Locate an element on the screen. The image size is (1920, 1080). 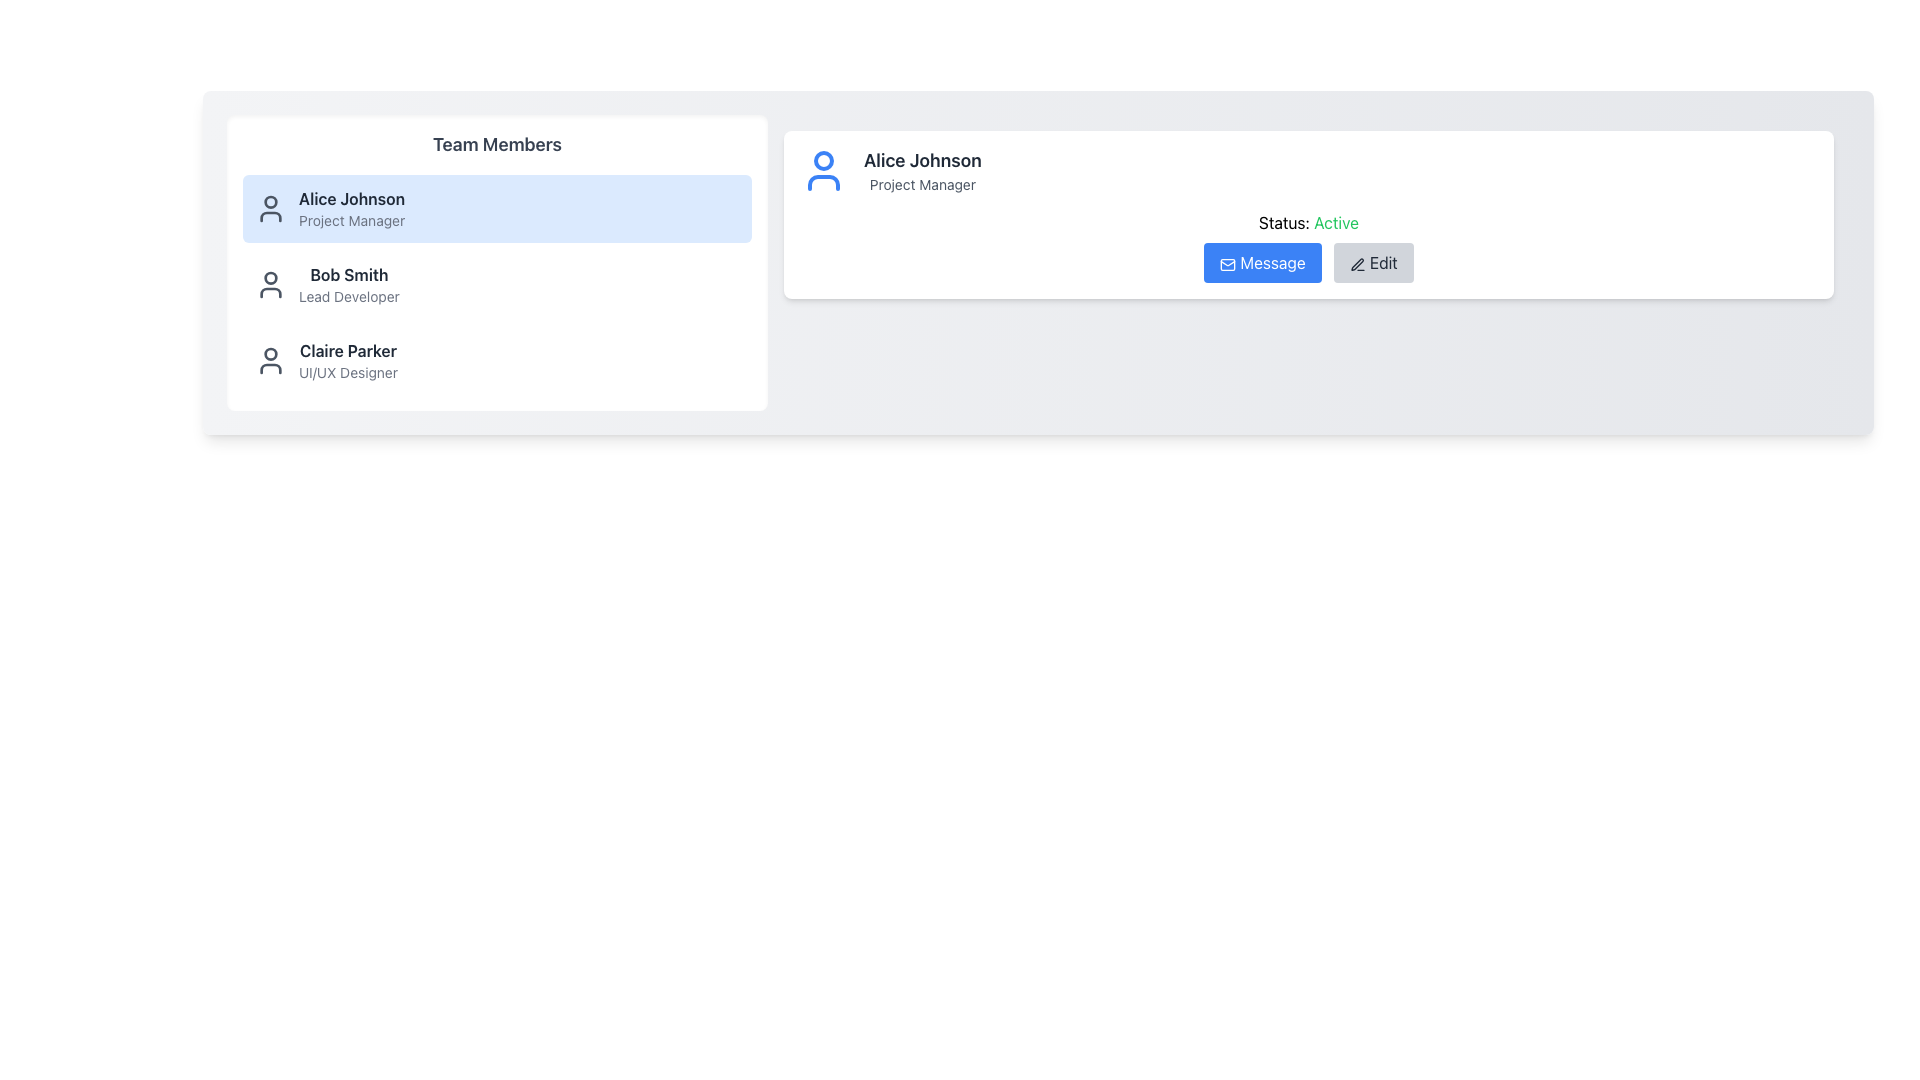
the envelope icon within the 'Message' button, which has a blue background and white text, located to the left of the 'Edit' button is located at coordinates (1227, 263).